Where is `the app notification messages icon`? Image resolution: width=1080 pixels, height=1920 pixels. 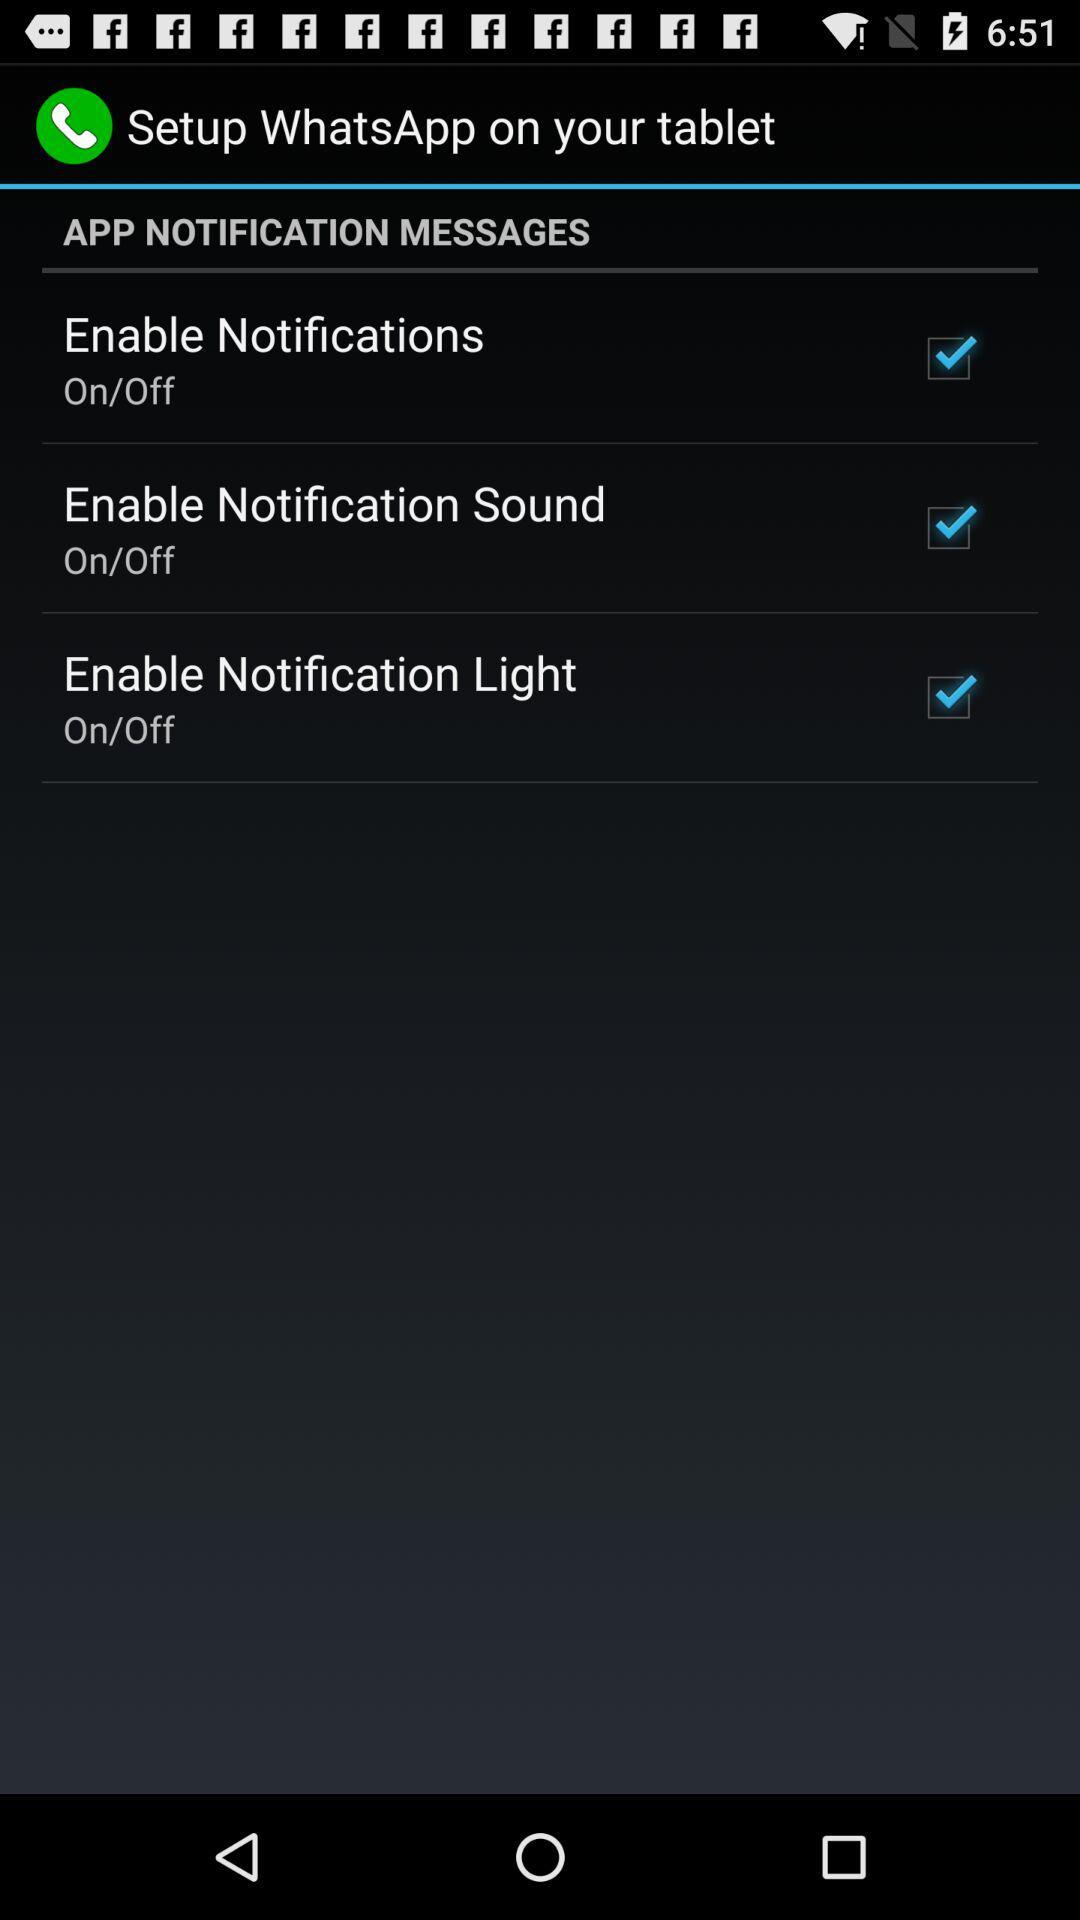 the app notification messages icon is located at coordinates (540, 230).